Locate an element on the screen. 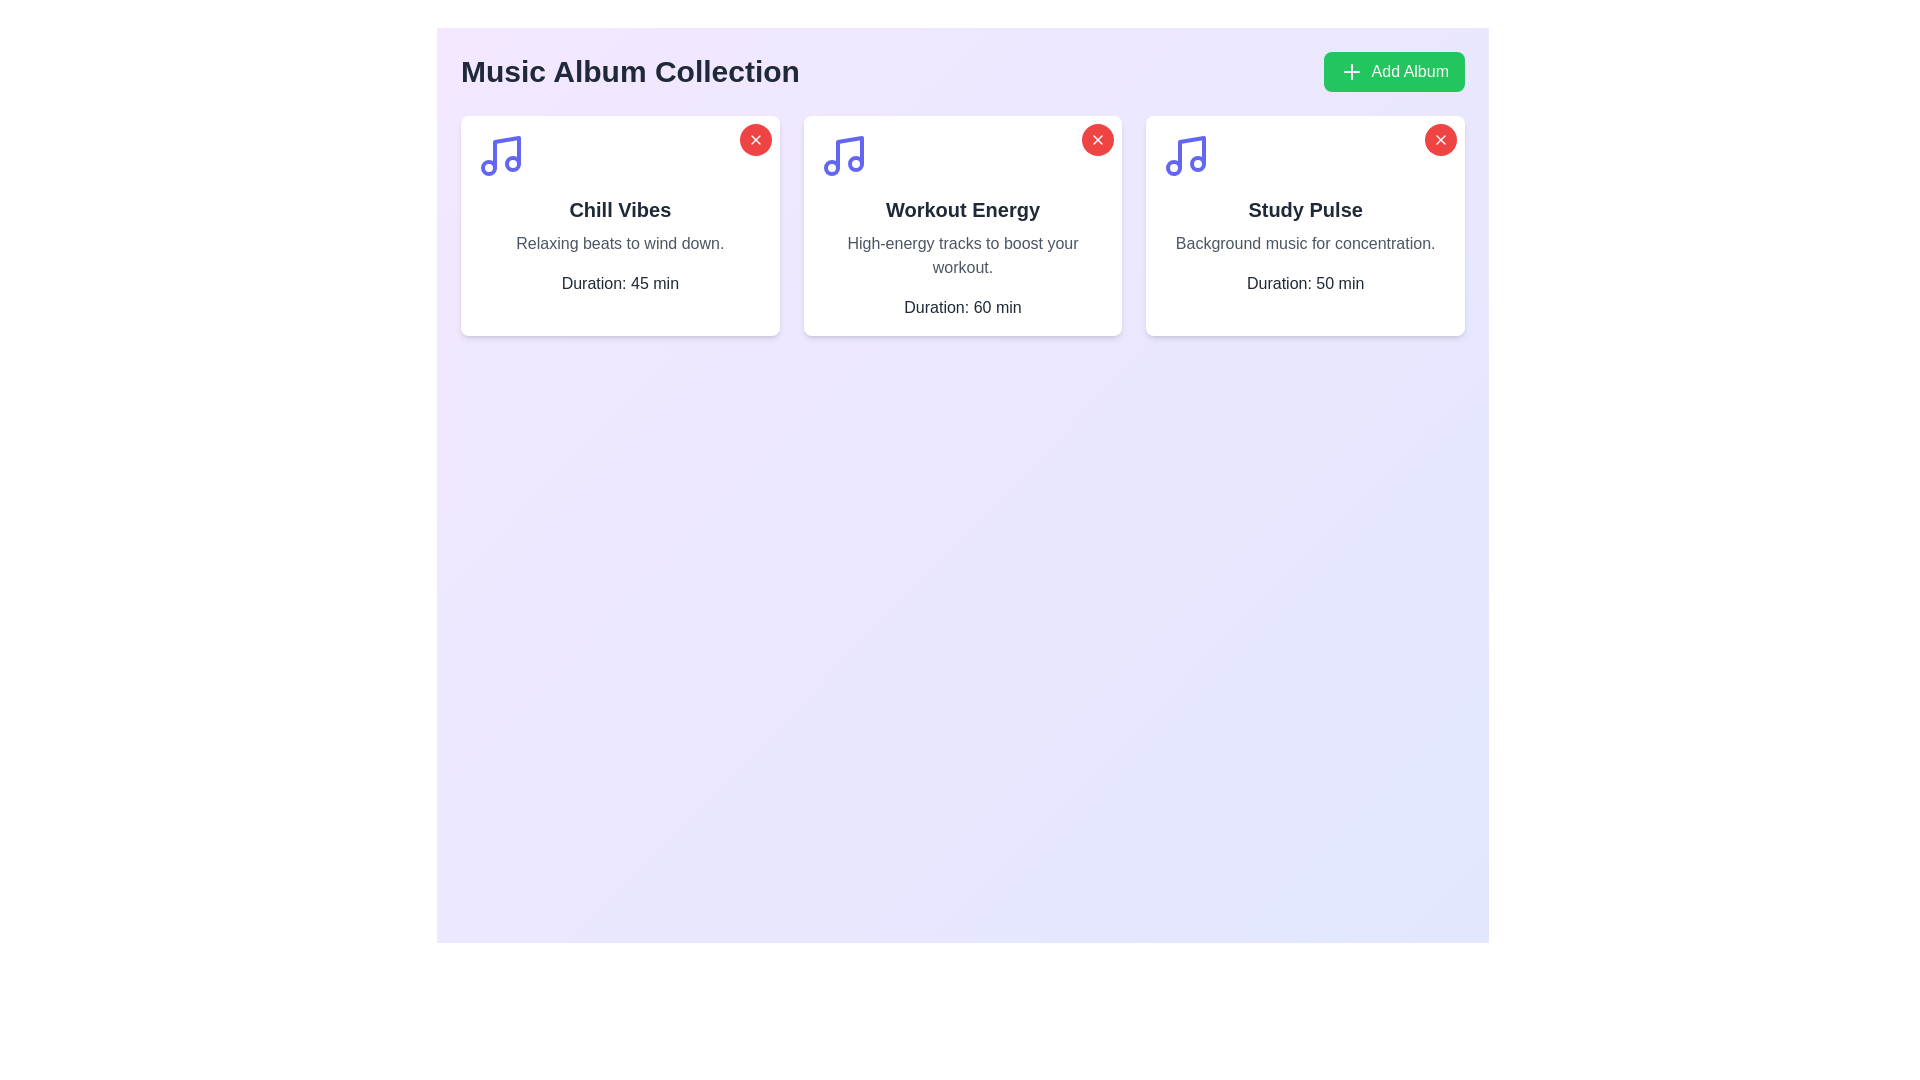 The width and height of the screenshot is (1920, 1080). the bold text label that reads 'Music Album Collection', prominently displayed at the top of the interface is located at coordinates (629, 71).